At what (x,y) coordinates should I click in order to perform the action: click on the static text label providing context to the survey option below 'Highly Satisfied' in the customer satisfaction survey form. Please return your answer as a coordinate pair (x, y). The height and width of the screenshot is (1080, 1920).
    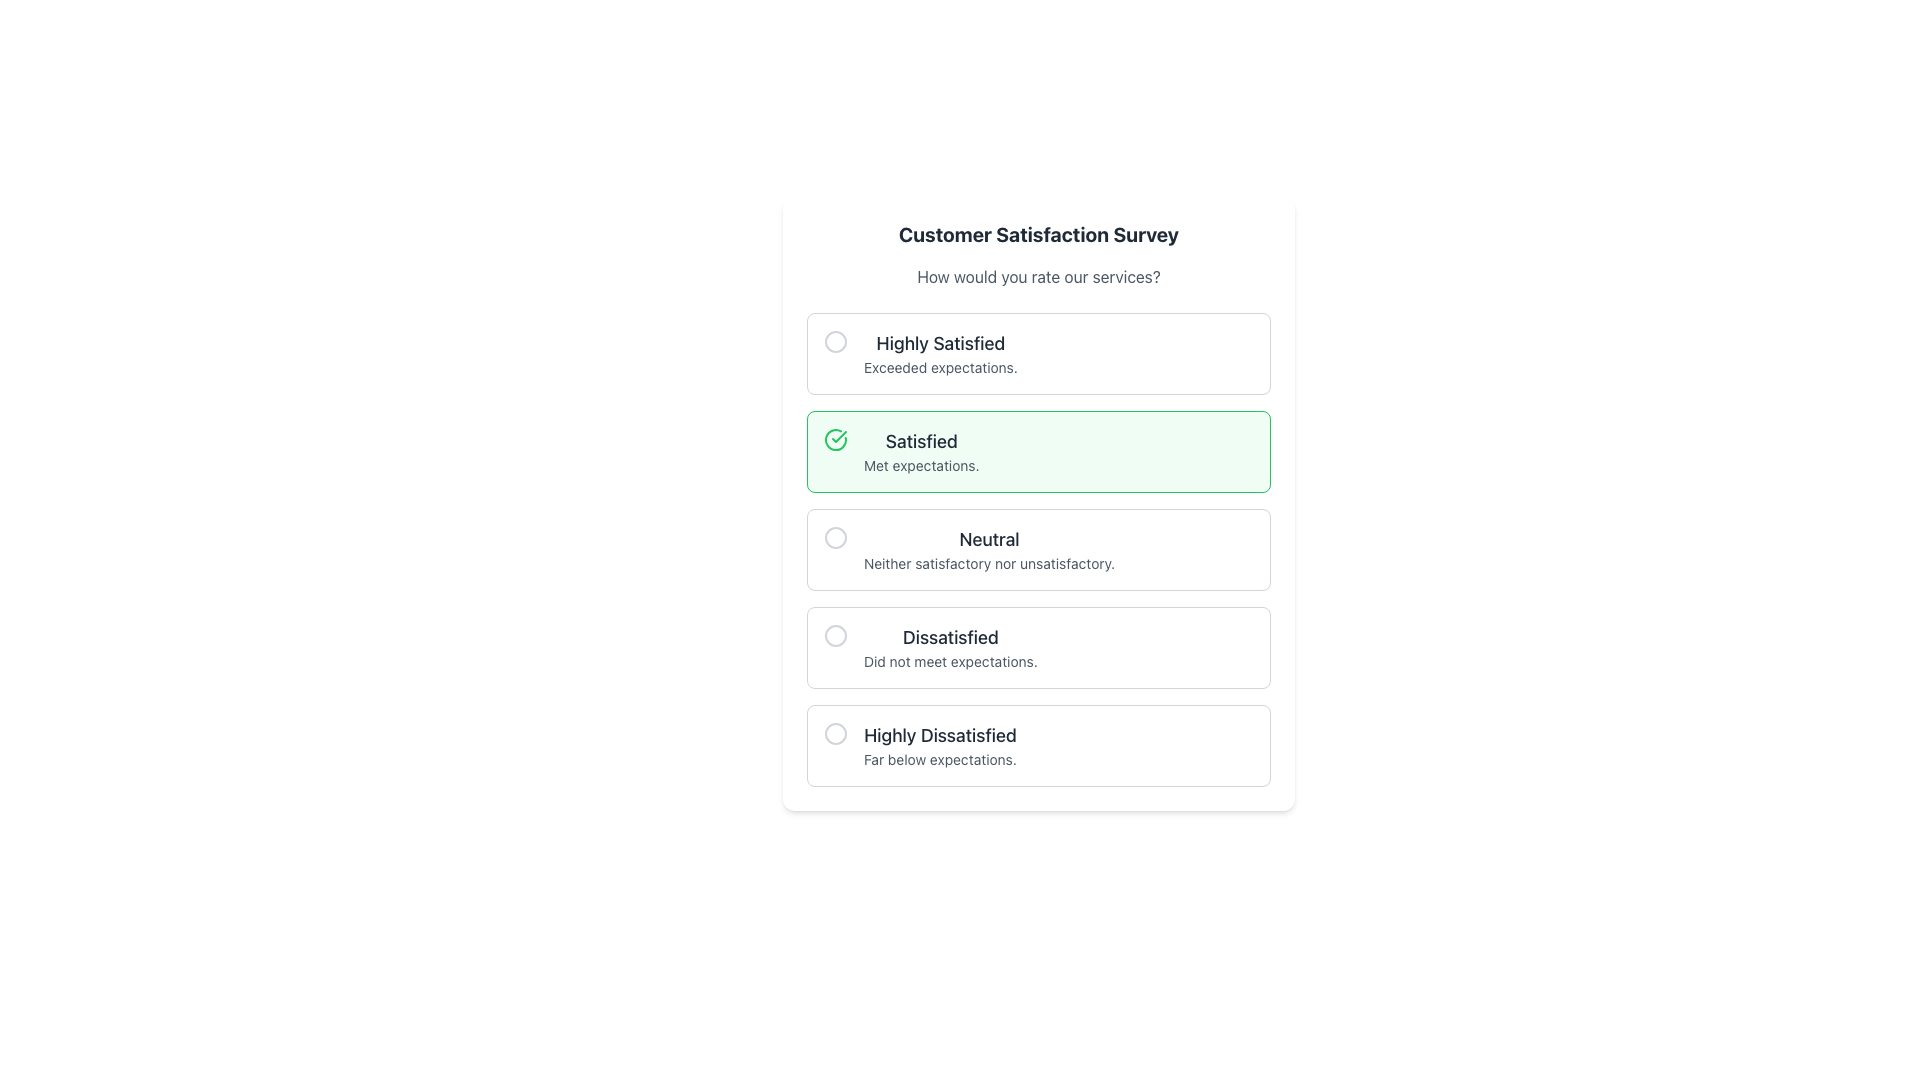
    Looking at the image, I should click on (939, 367).